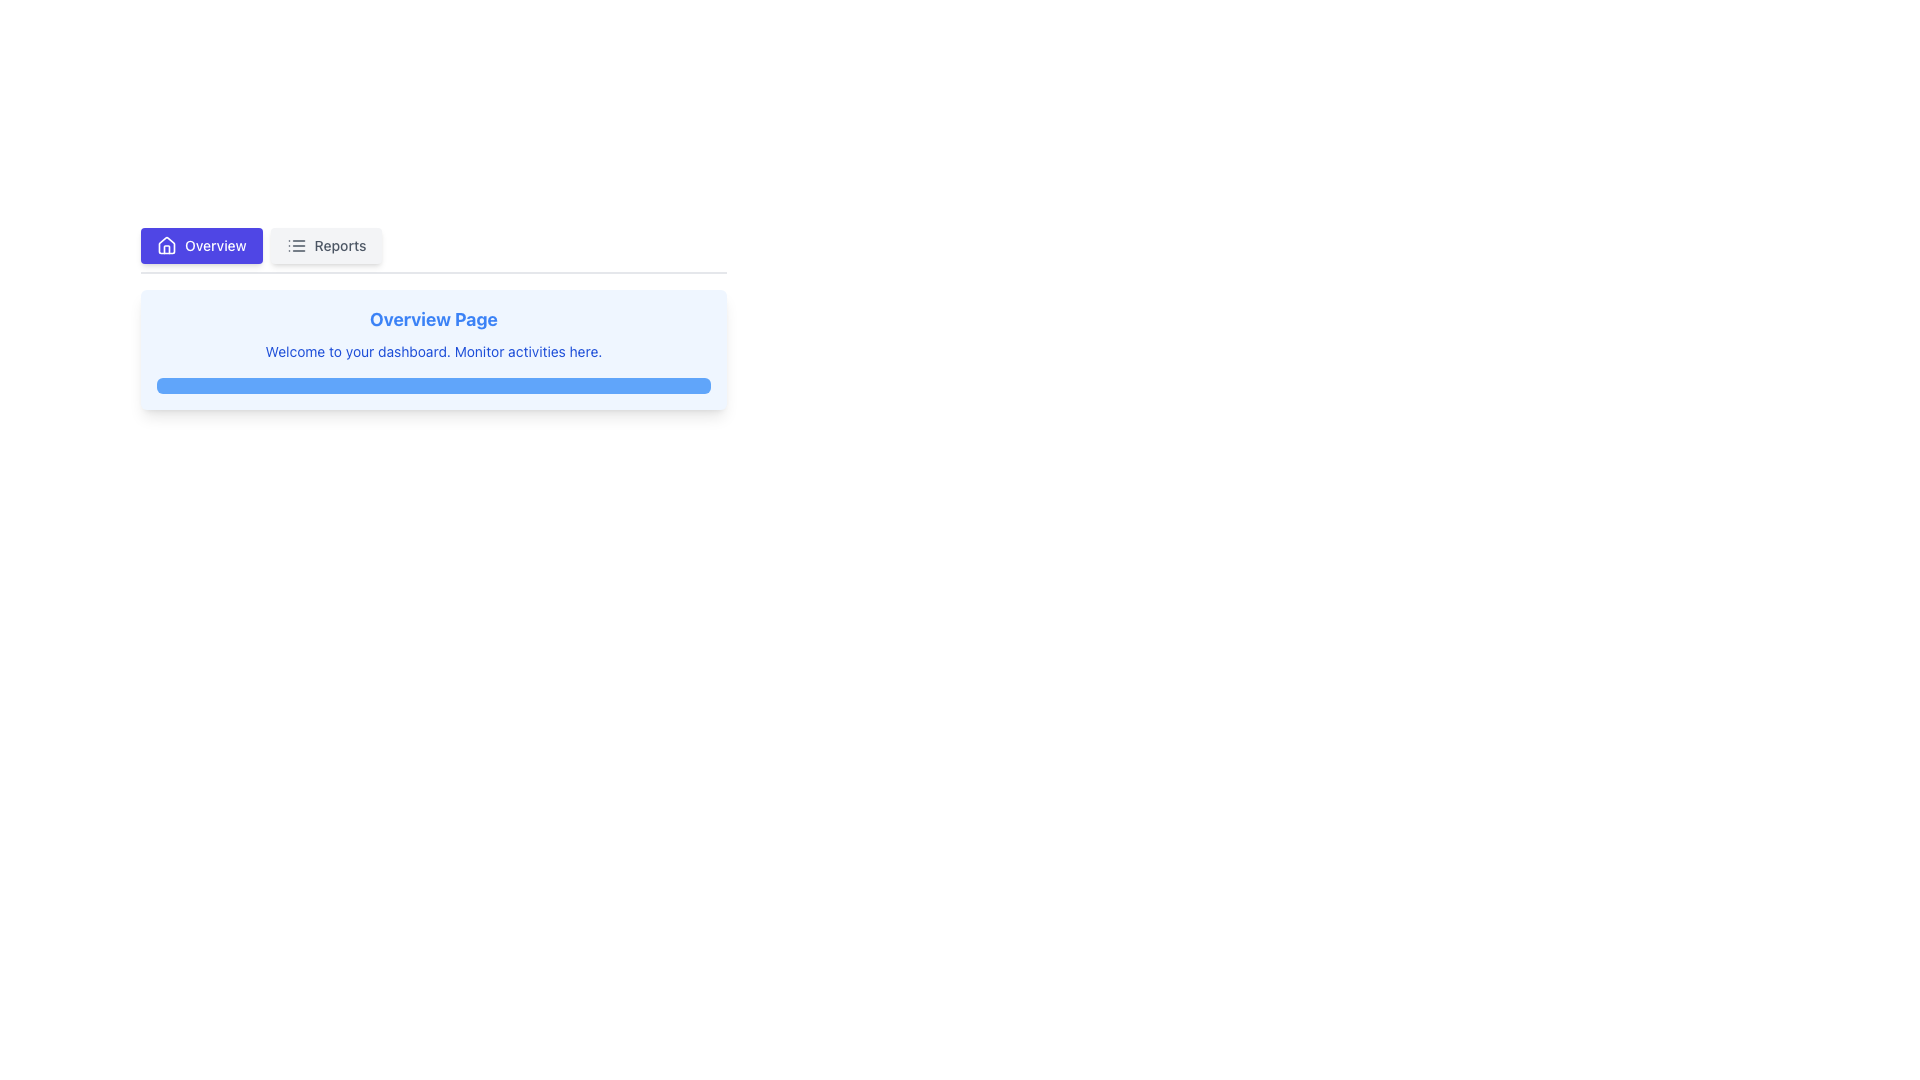 This screenshot has height=1080, width=1920. Describe the element at coordinates (340, 245) in the screenshot. I see `the 'Reports' text label, which is styled with a medium font weight and gray color, located next to an icon in the top middle section of the interface` at that location.